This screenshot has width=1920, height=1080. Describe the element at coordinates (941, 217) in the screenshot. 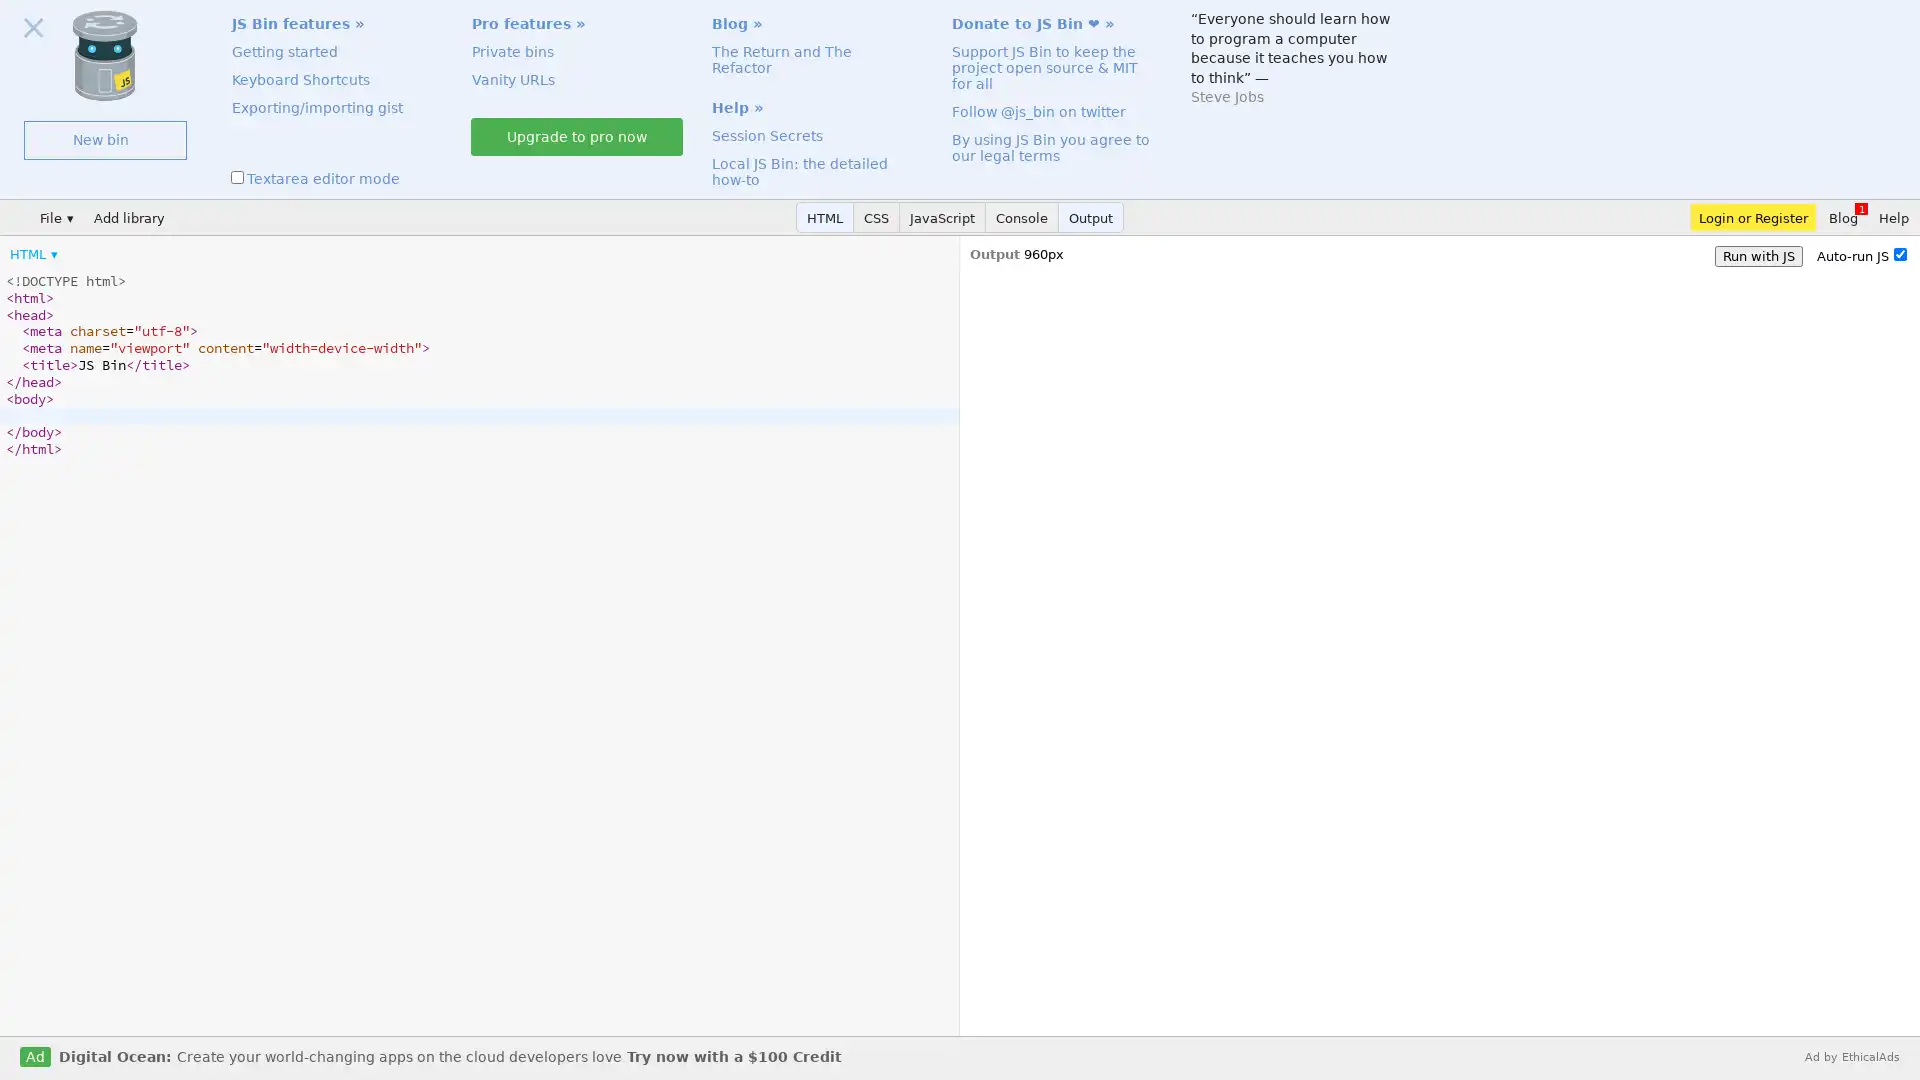

I see `JavaScript Panel: Inactive` at that location.